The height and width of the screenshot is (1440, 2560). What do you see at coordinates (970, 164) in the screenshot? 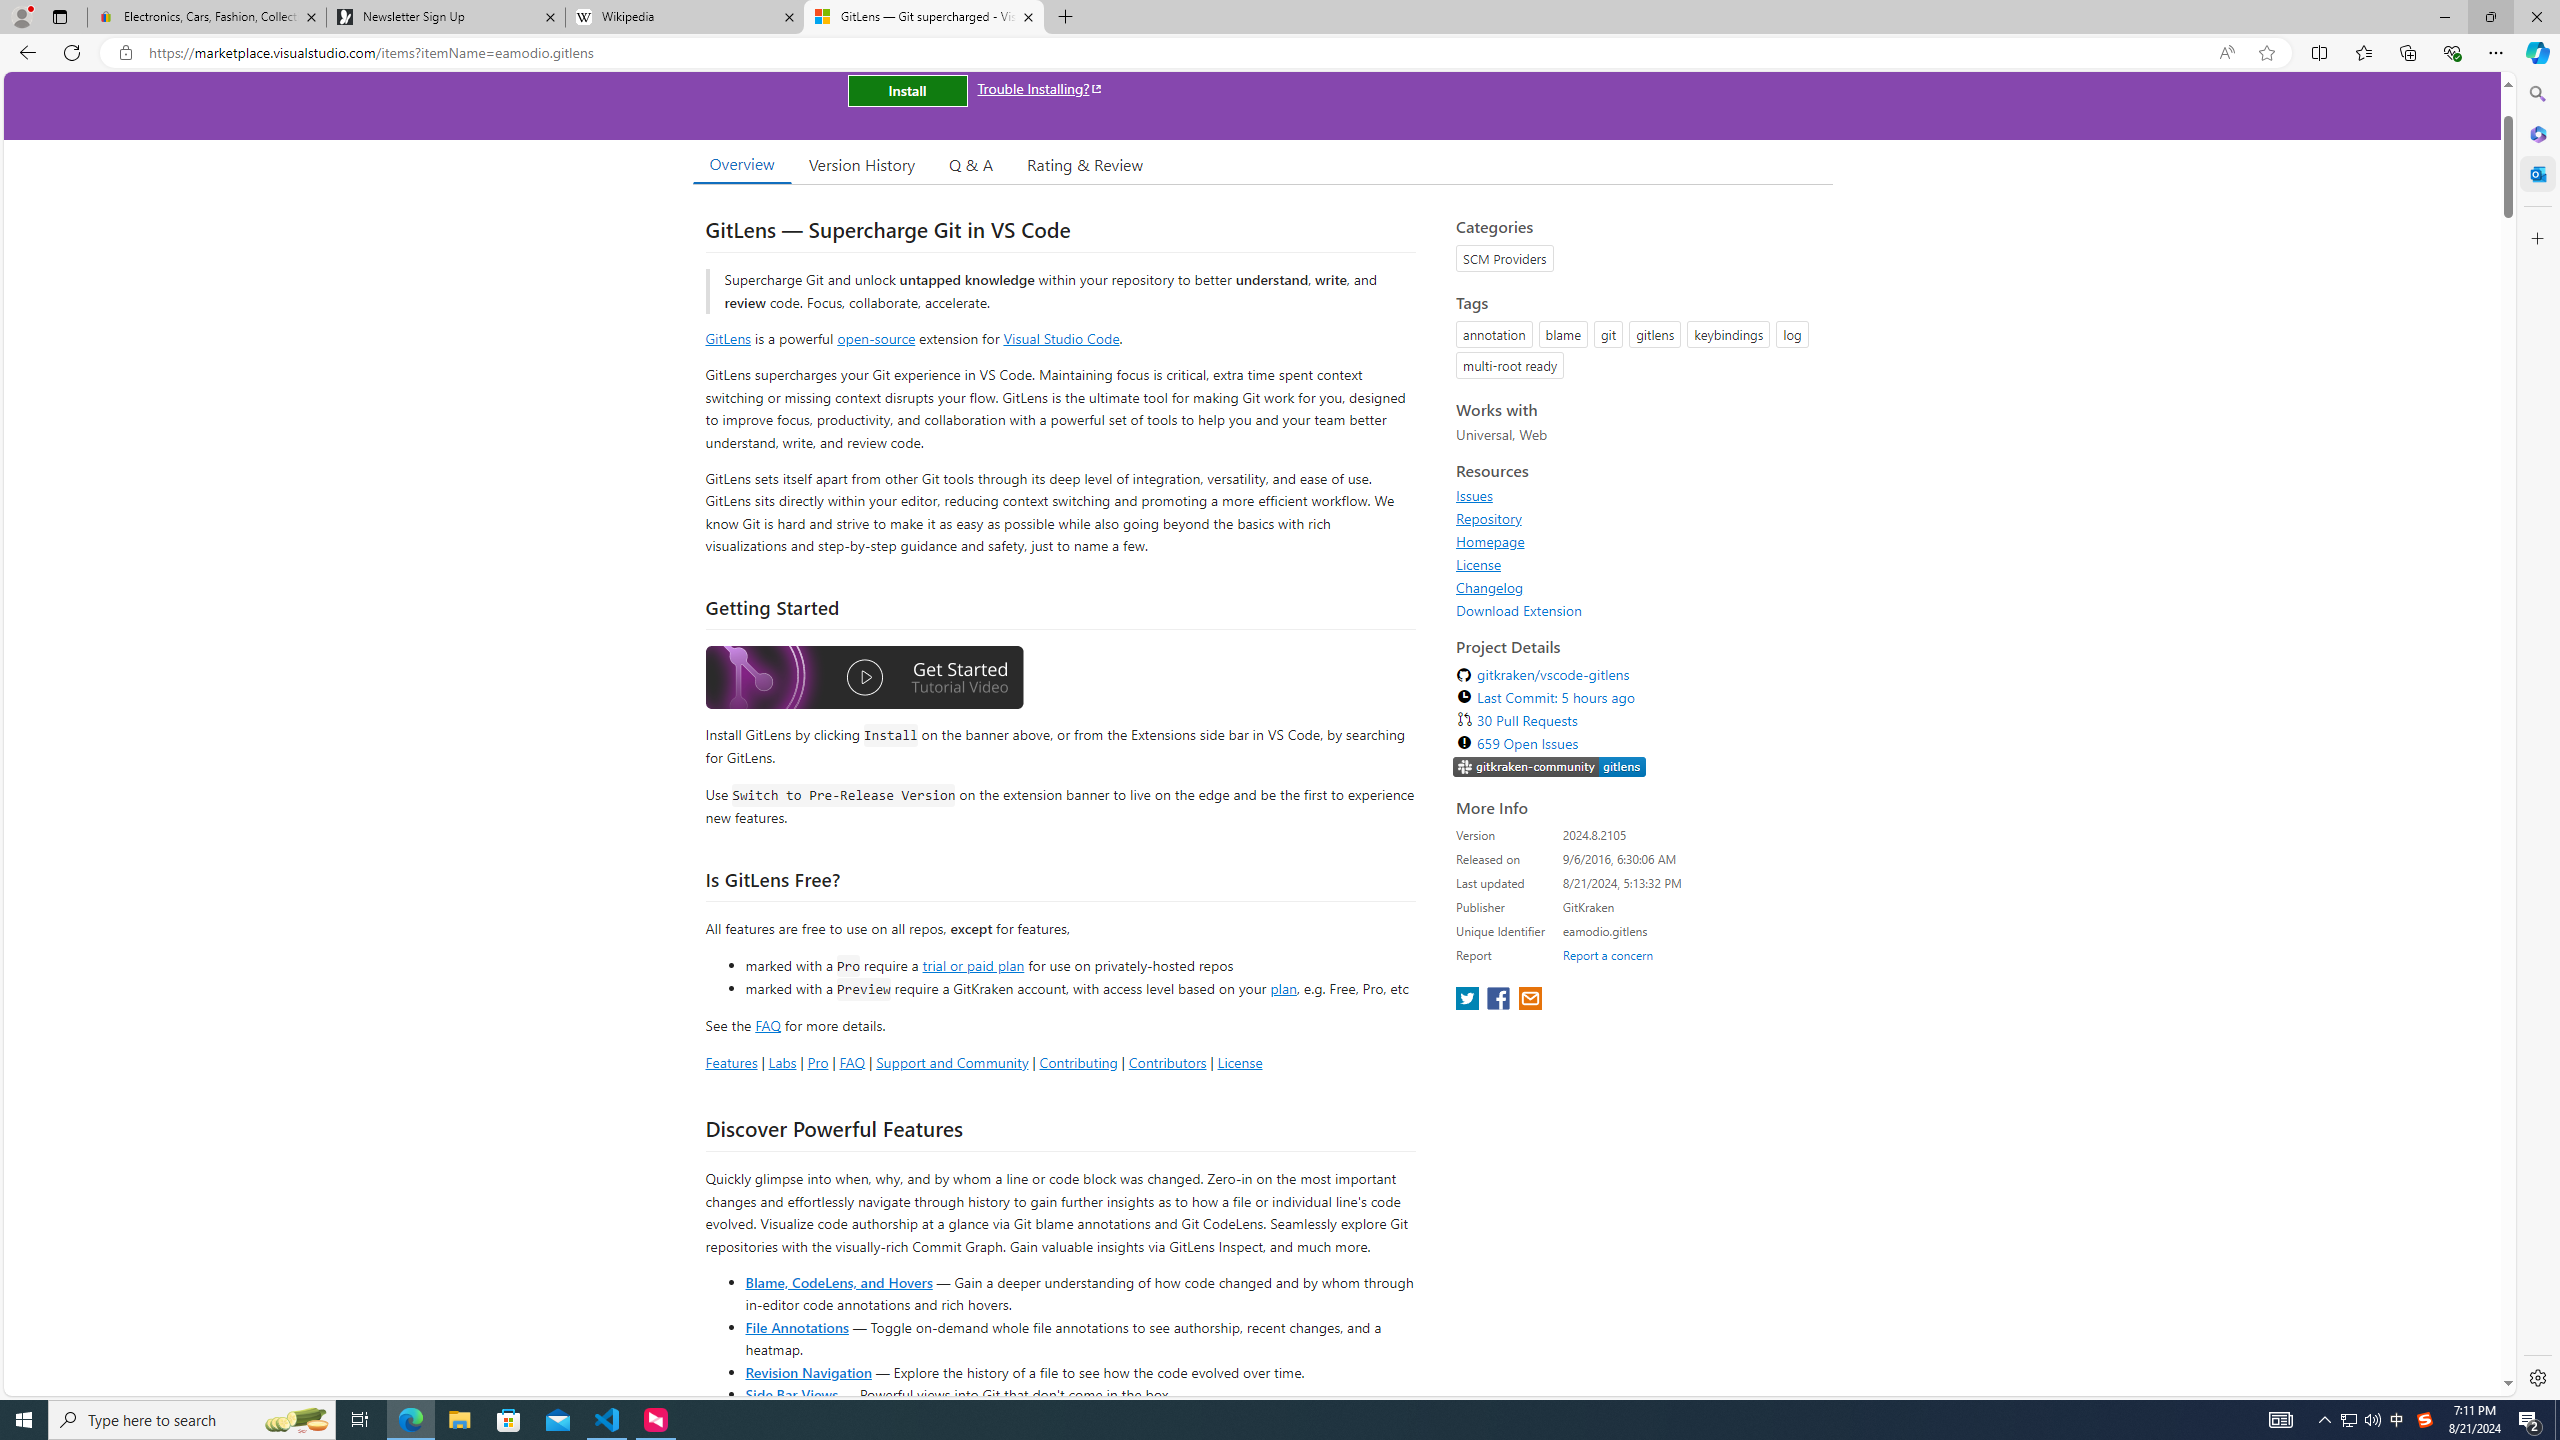
I see `'Q & A'` at bounding box center [970, 164].